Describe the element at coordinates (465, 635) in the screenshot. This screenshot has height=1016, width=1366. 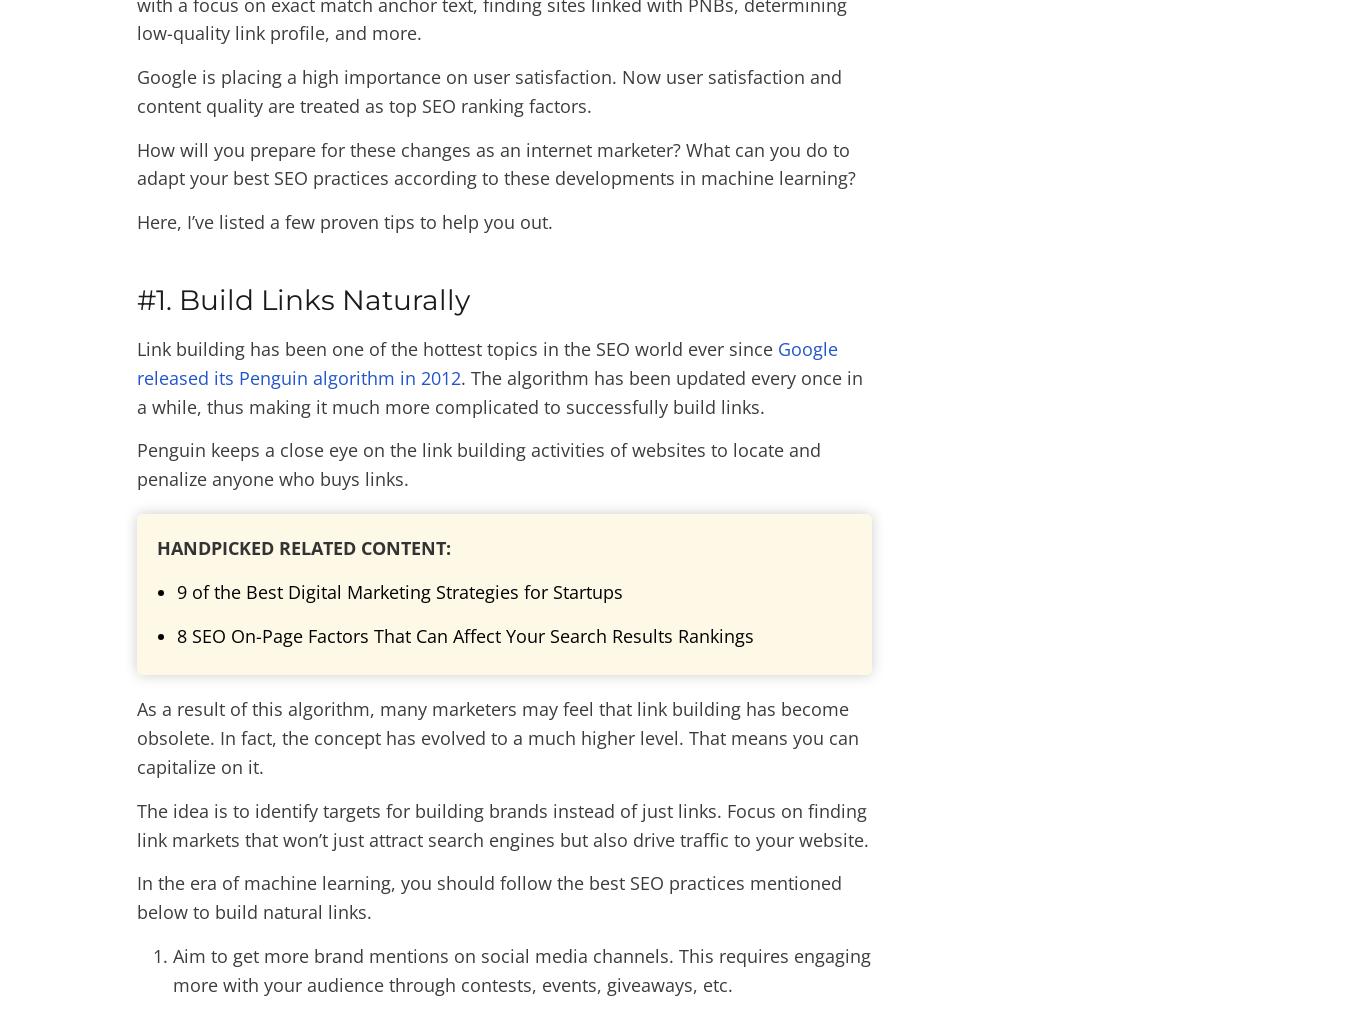
I see `'8 SEO On-Page Factors That Can Affect Your Search Results Rankings'` at that location.